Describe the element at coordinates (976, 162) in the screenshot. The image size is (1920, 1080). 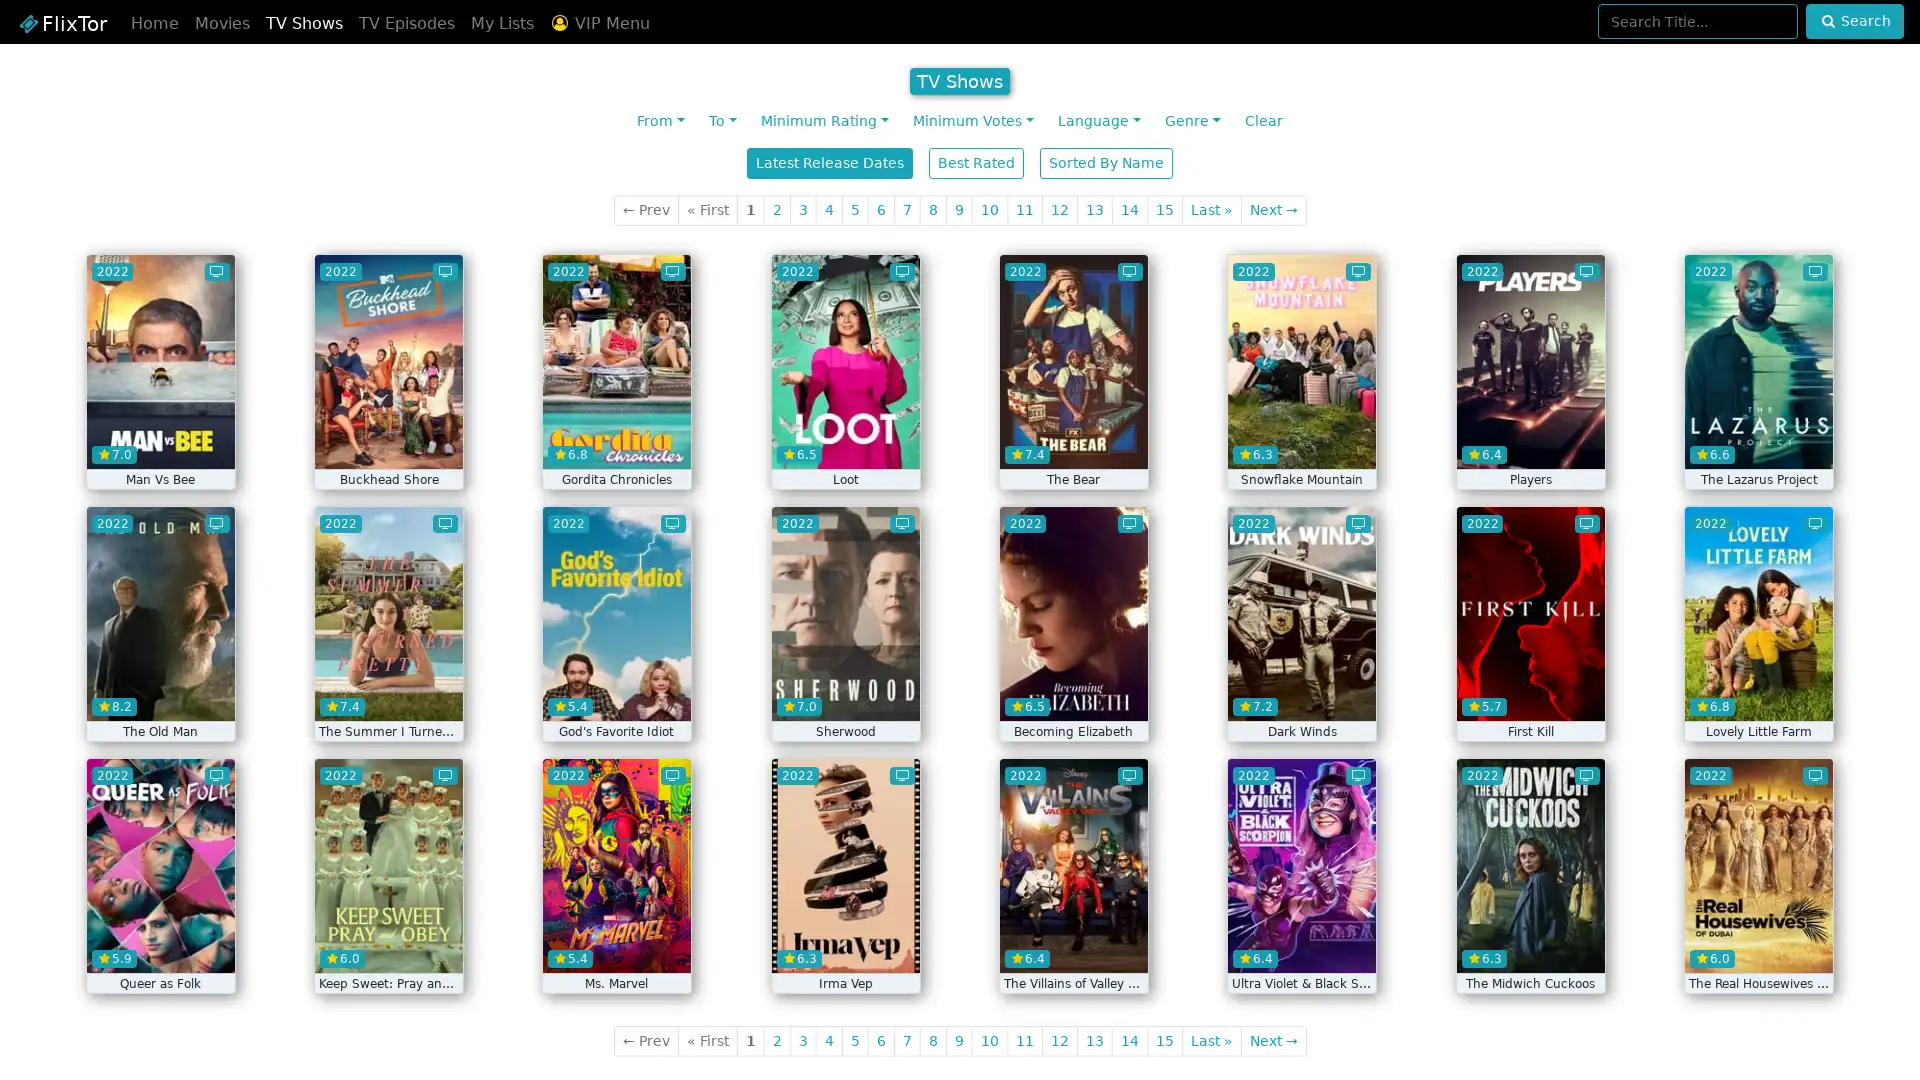
I see `Best Rated` at that location.